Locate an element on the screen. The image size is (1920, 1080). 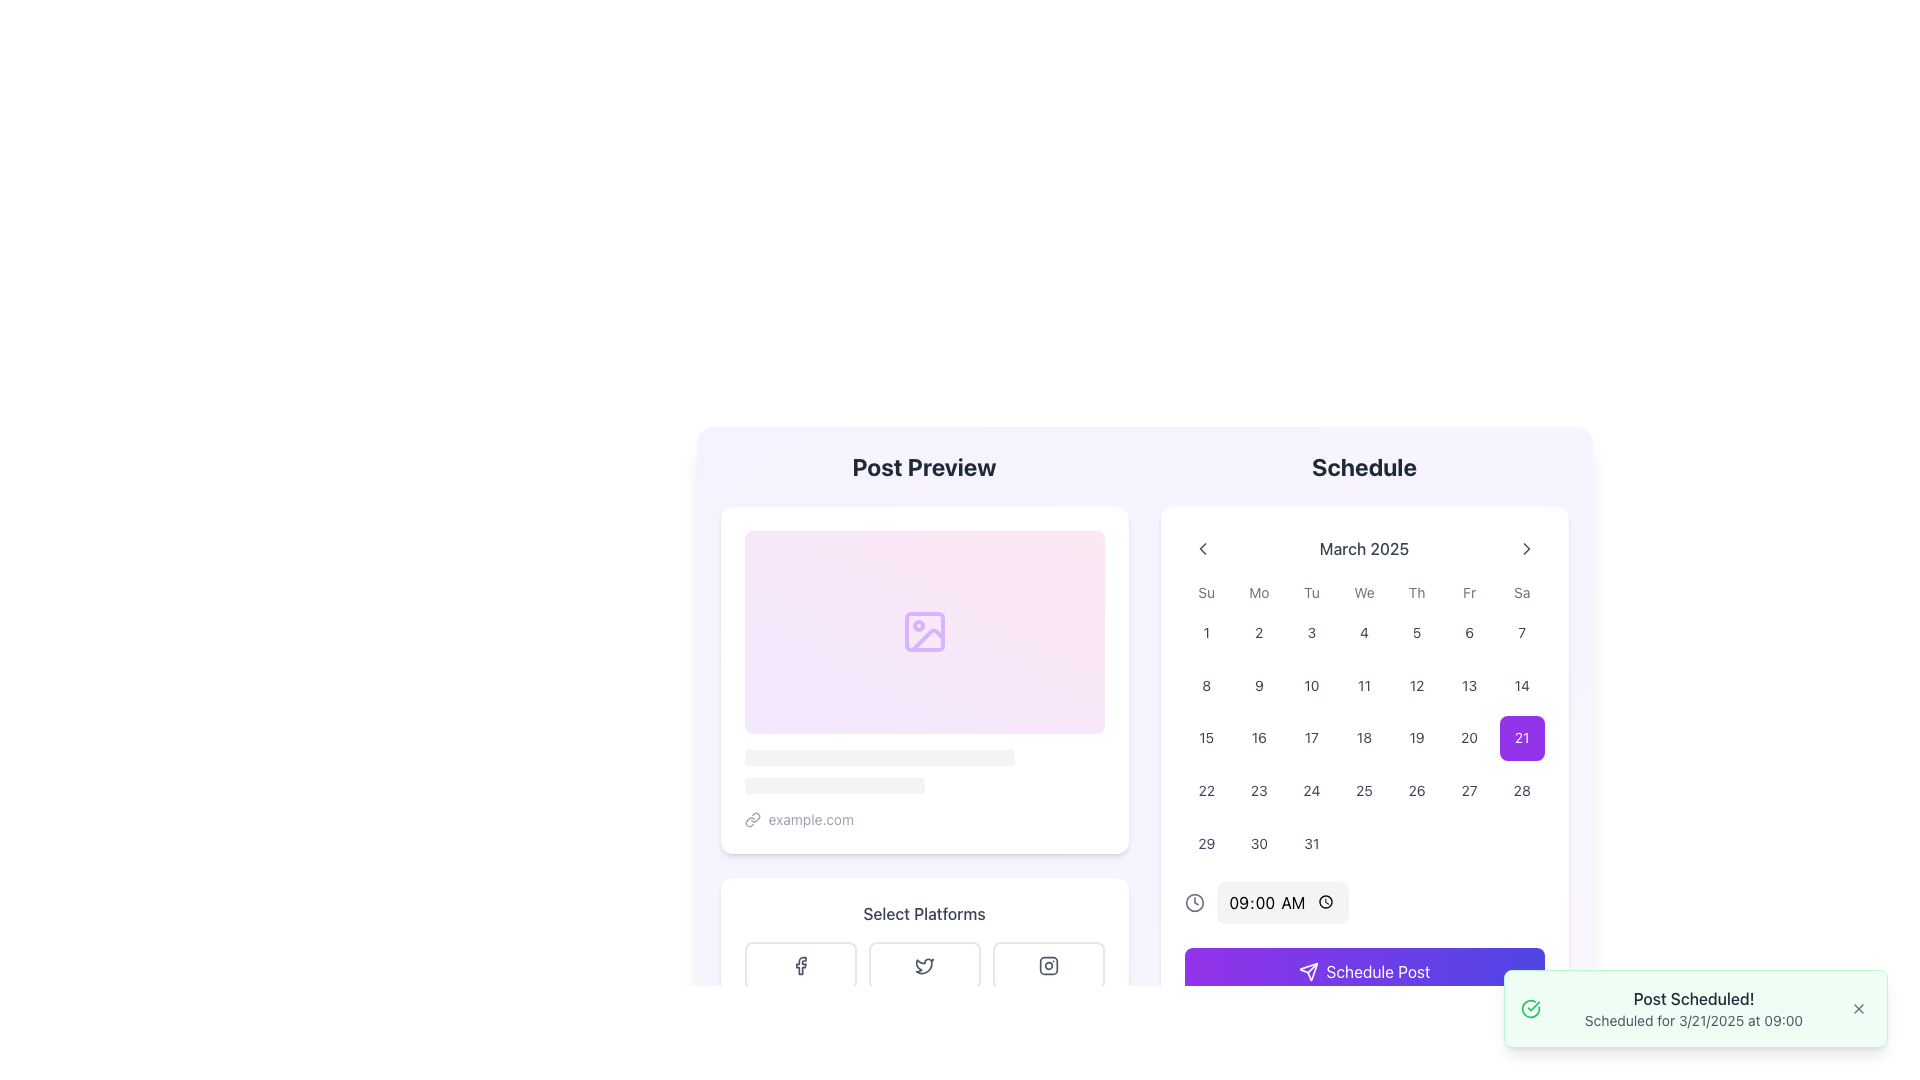
displayed text 'March 2025' from the text label styled with a medium font weight and gray color, which is centrally located among calendar navigation elements is located at coordinates (1363, 548).